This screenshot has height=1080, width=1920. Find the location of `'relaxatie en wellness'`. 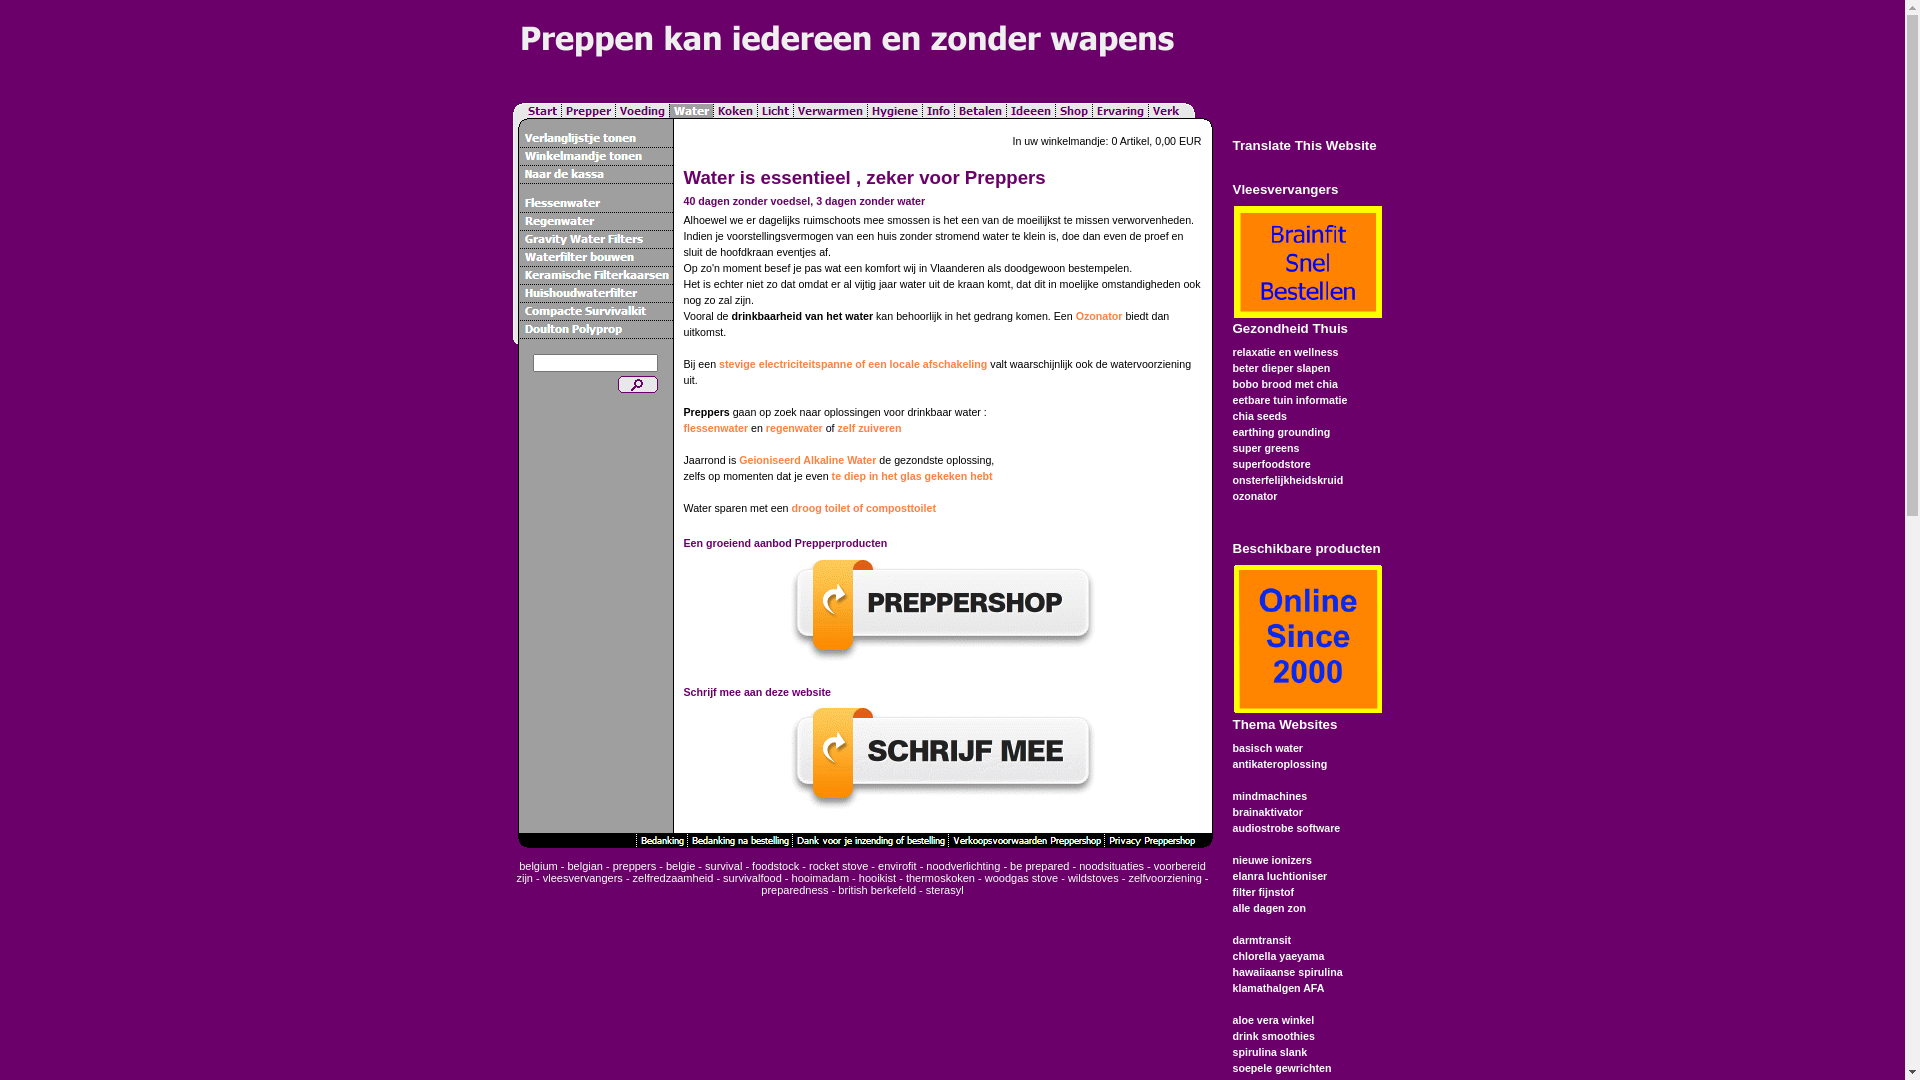

'relaxatie en wellness' is located at coordinates (1285, 350).